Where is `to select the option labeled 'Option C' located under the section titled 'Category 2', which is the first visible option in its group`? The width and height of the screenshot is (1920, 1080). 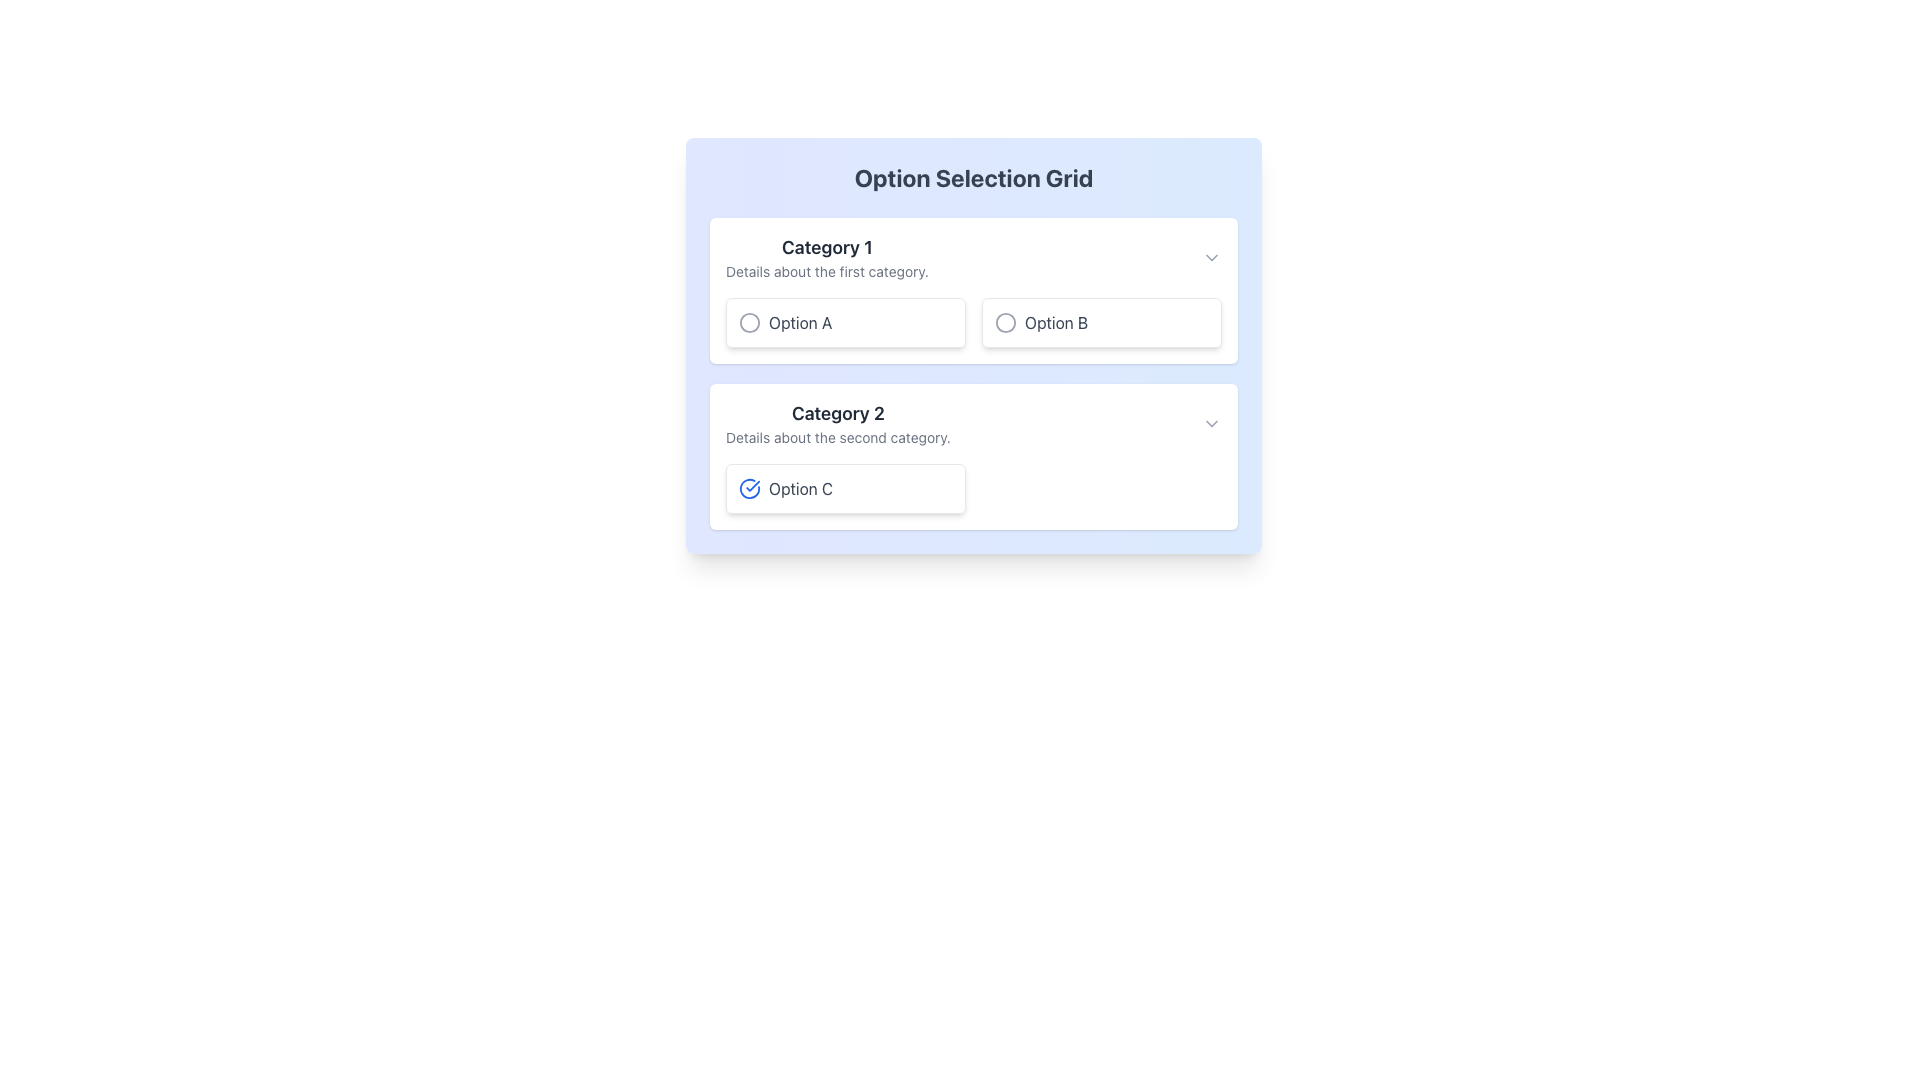 to select the option labeled 'Option C' located under the section titled 'Category 2', which is the first visible option in its group is located at coordinates (974, 489).